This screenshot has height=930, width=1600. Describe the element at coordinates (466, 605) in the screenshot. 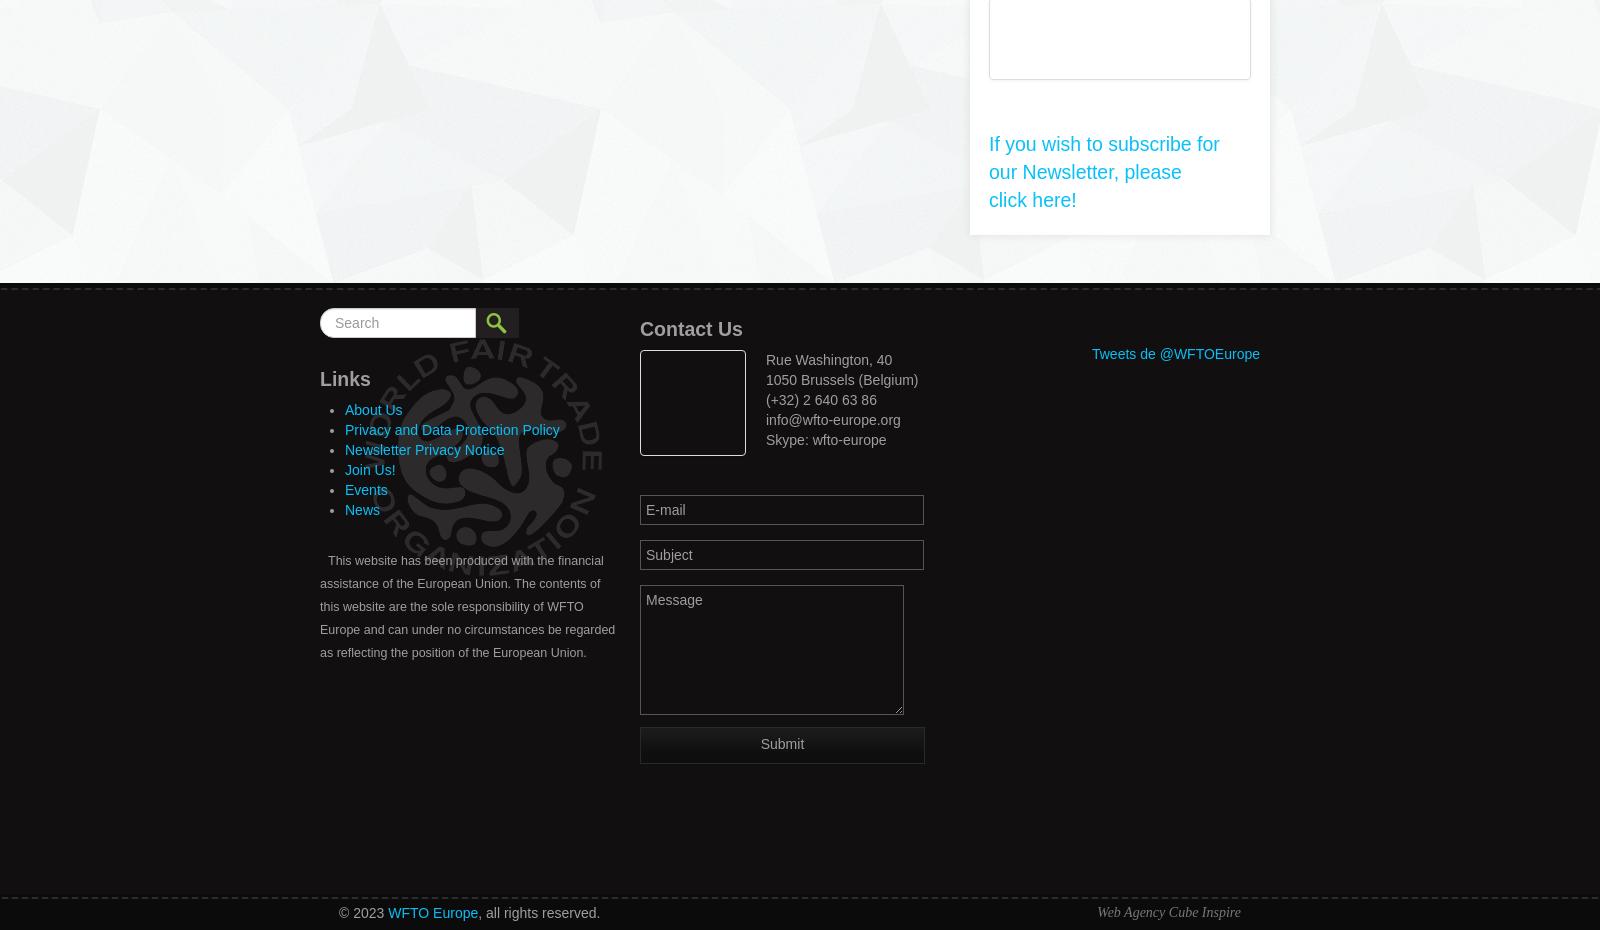

I see `'This website has been produced with the financial assistance of the European Union. The contents of this website are the sole responsibility of  WFTO Europe and can under no circumstances be regarded as reflecting the position of the European Union.'` at that location.